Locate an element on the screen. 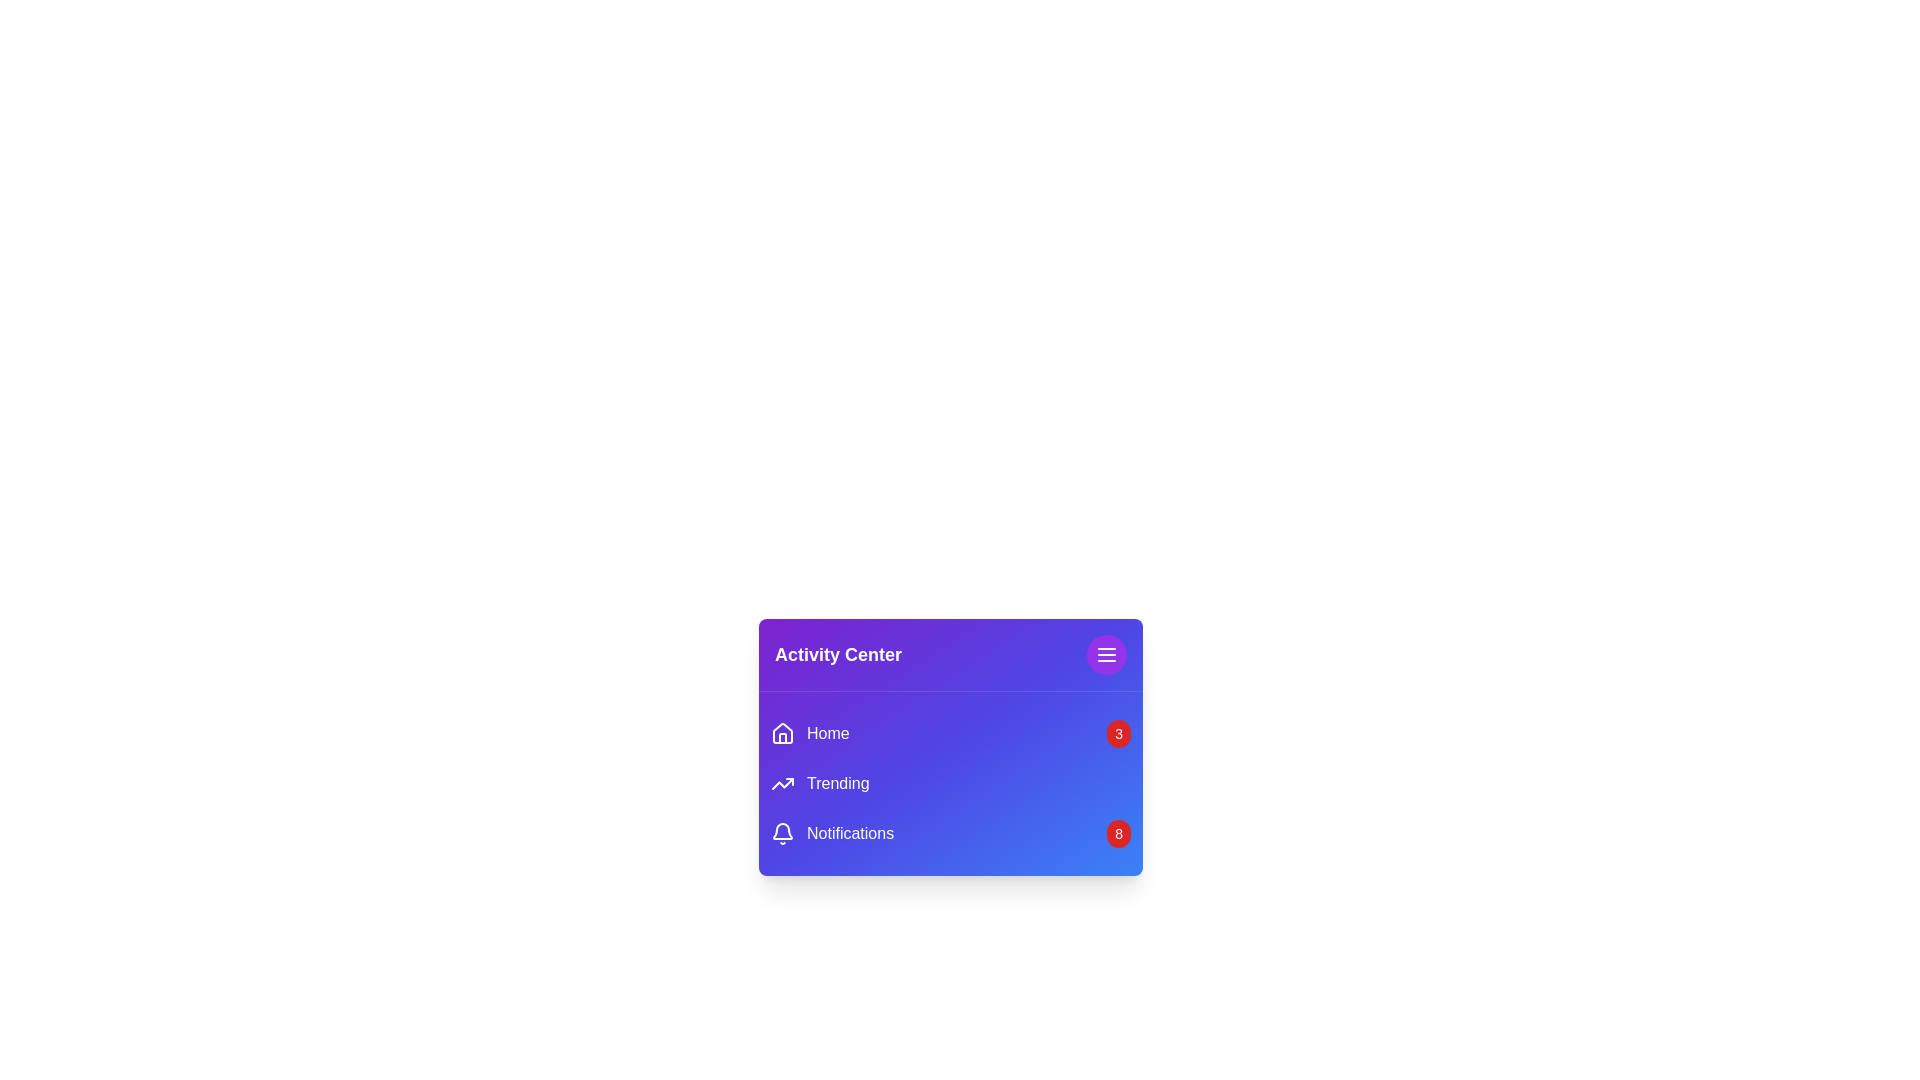 The image size is (1920, 1080). the menu item Trending by clicking on it is located at coordinates (820, 782).